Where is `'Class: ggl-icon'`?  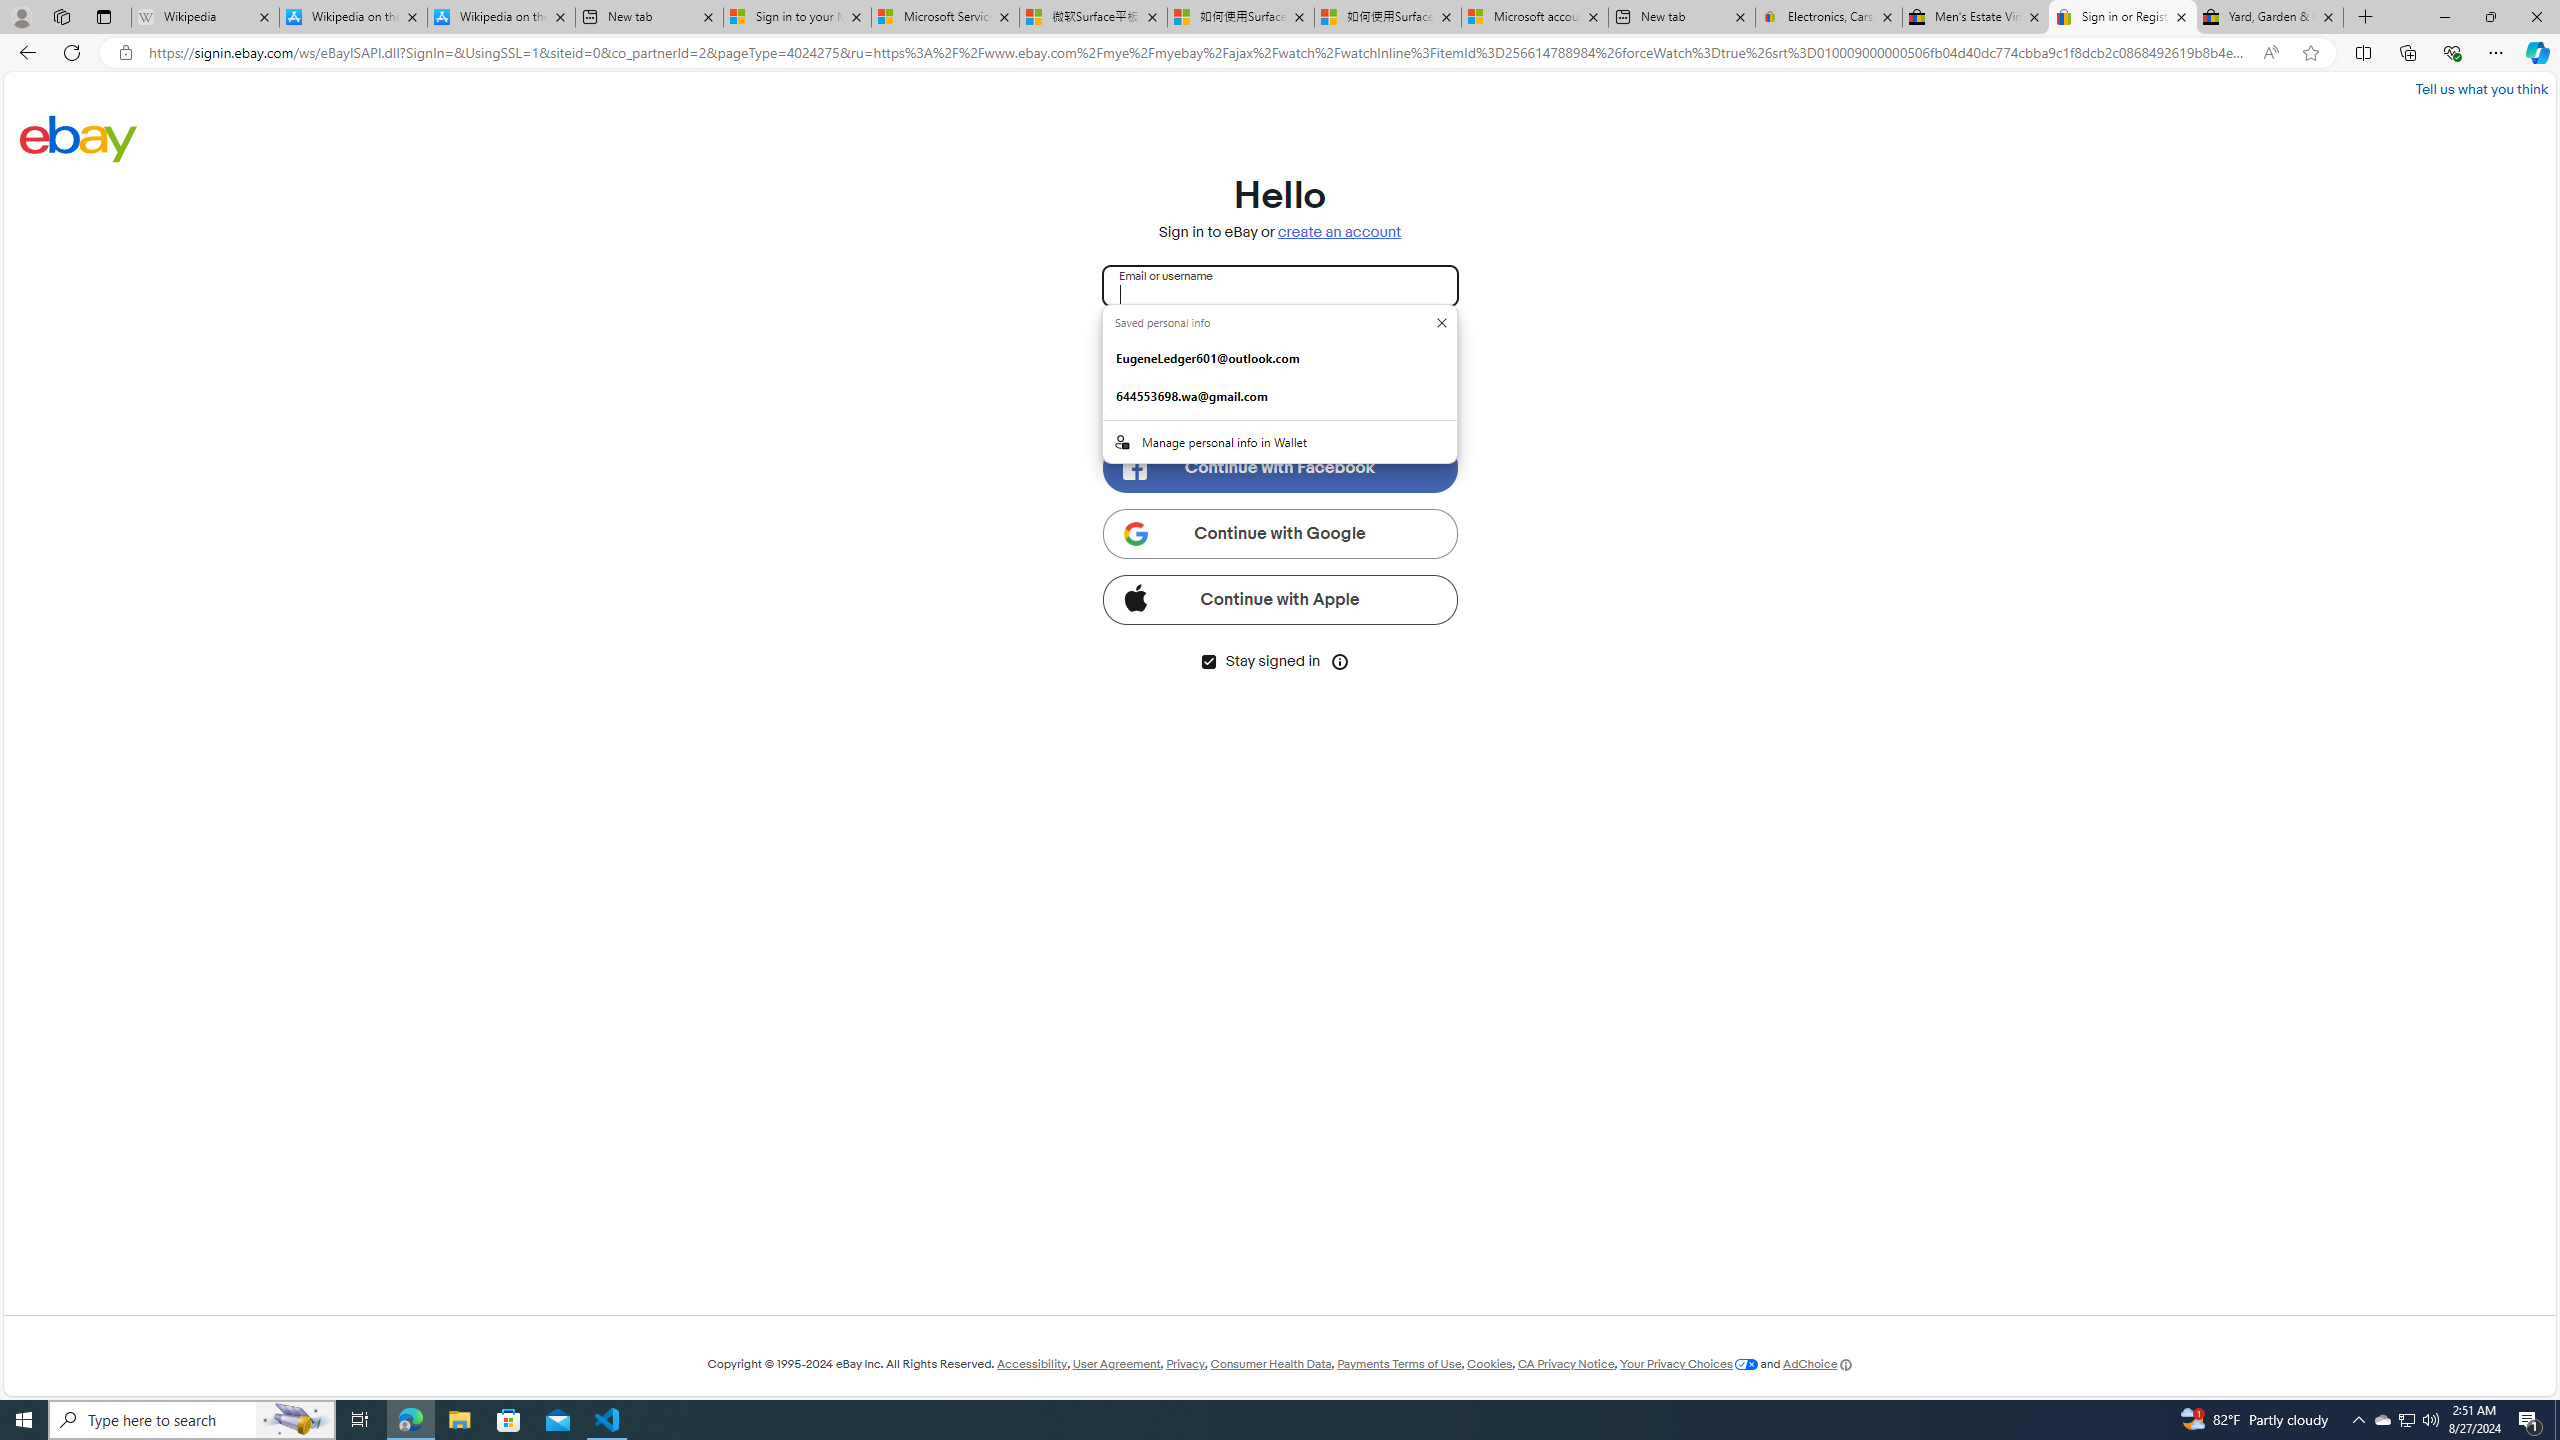 'Class: ggl-icon' is located at coordinates (1134, 532).